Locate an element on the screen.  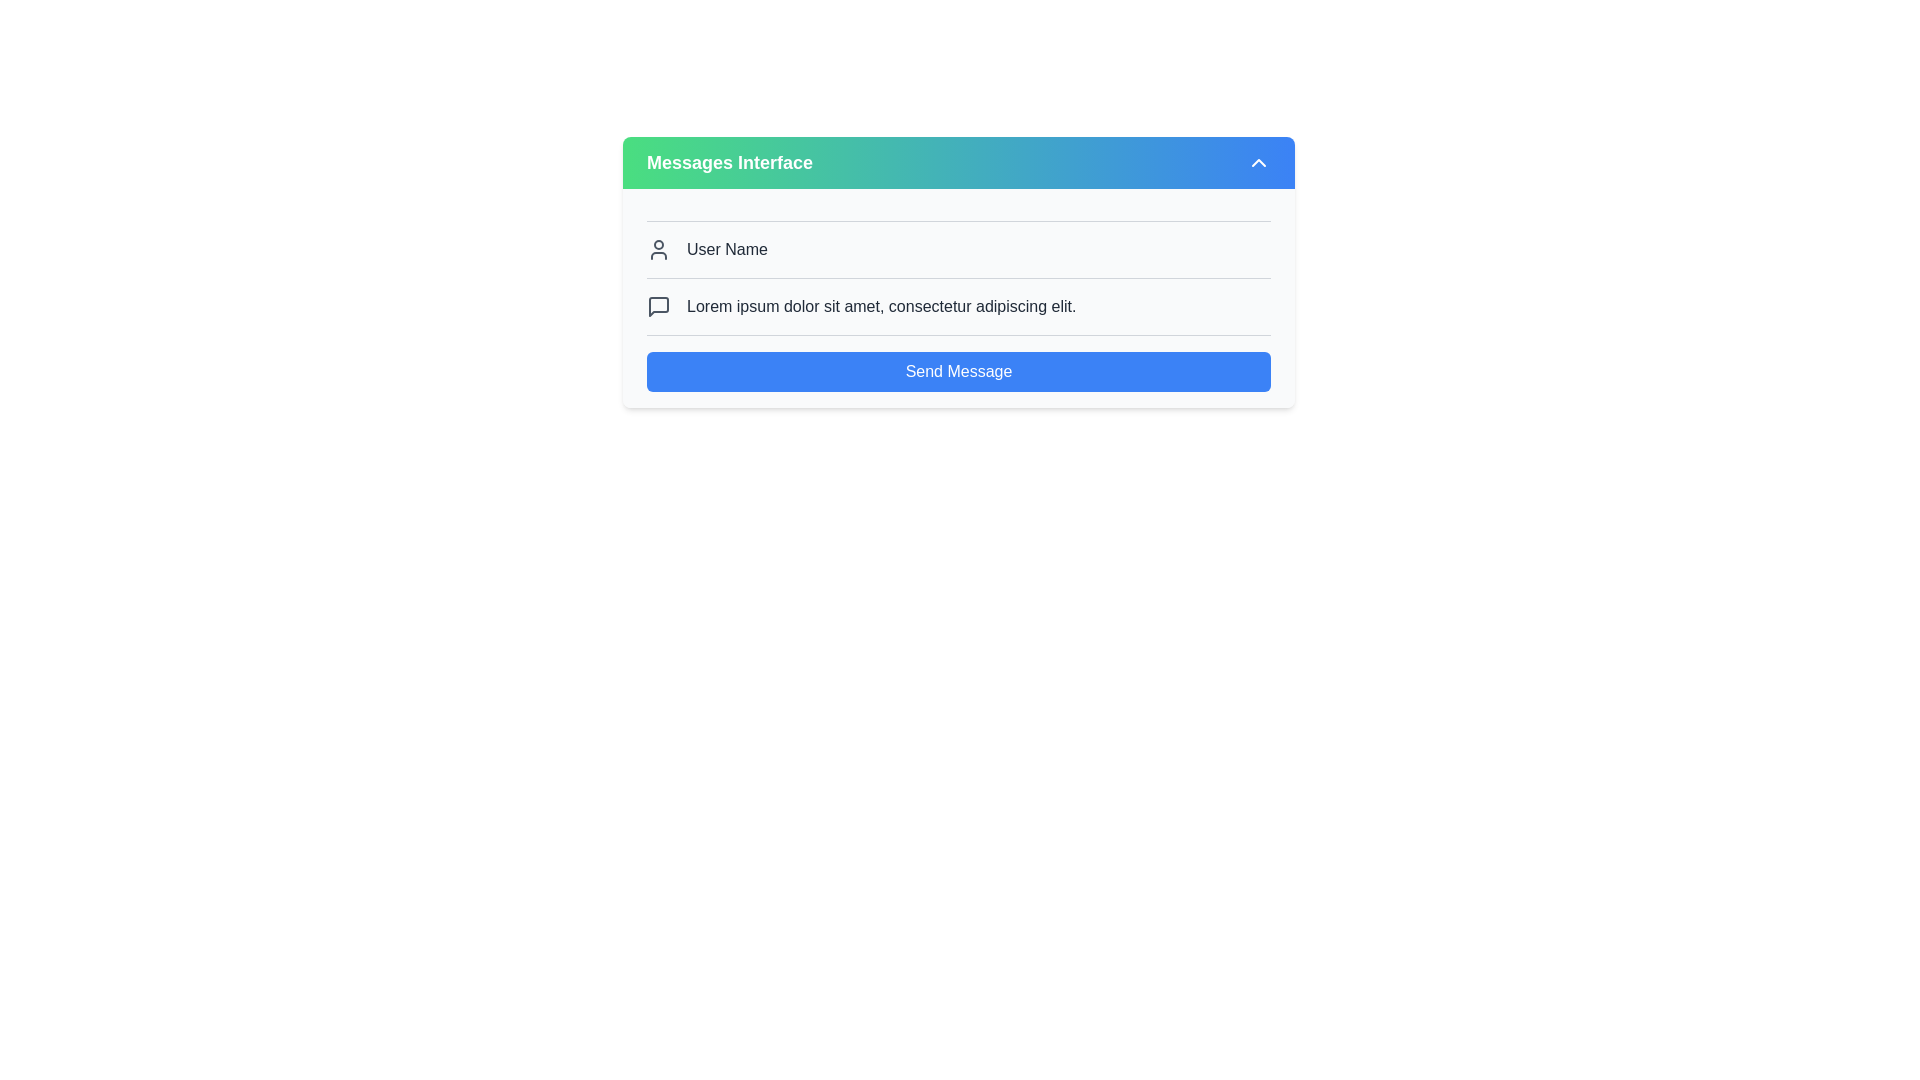
the message/comment icon, which is the first icon in the row located under the user name field and above the blue 'Send Message' button is located at coordinates (658, 307).